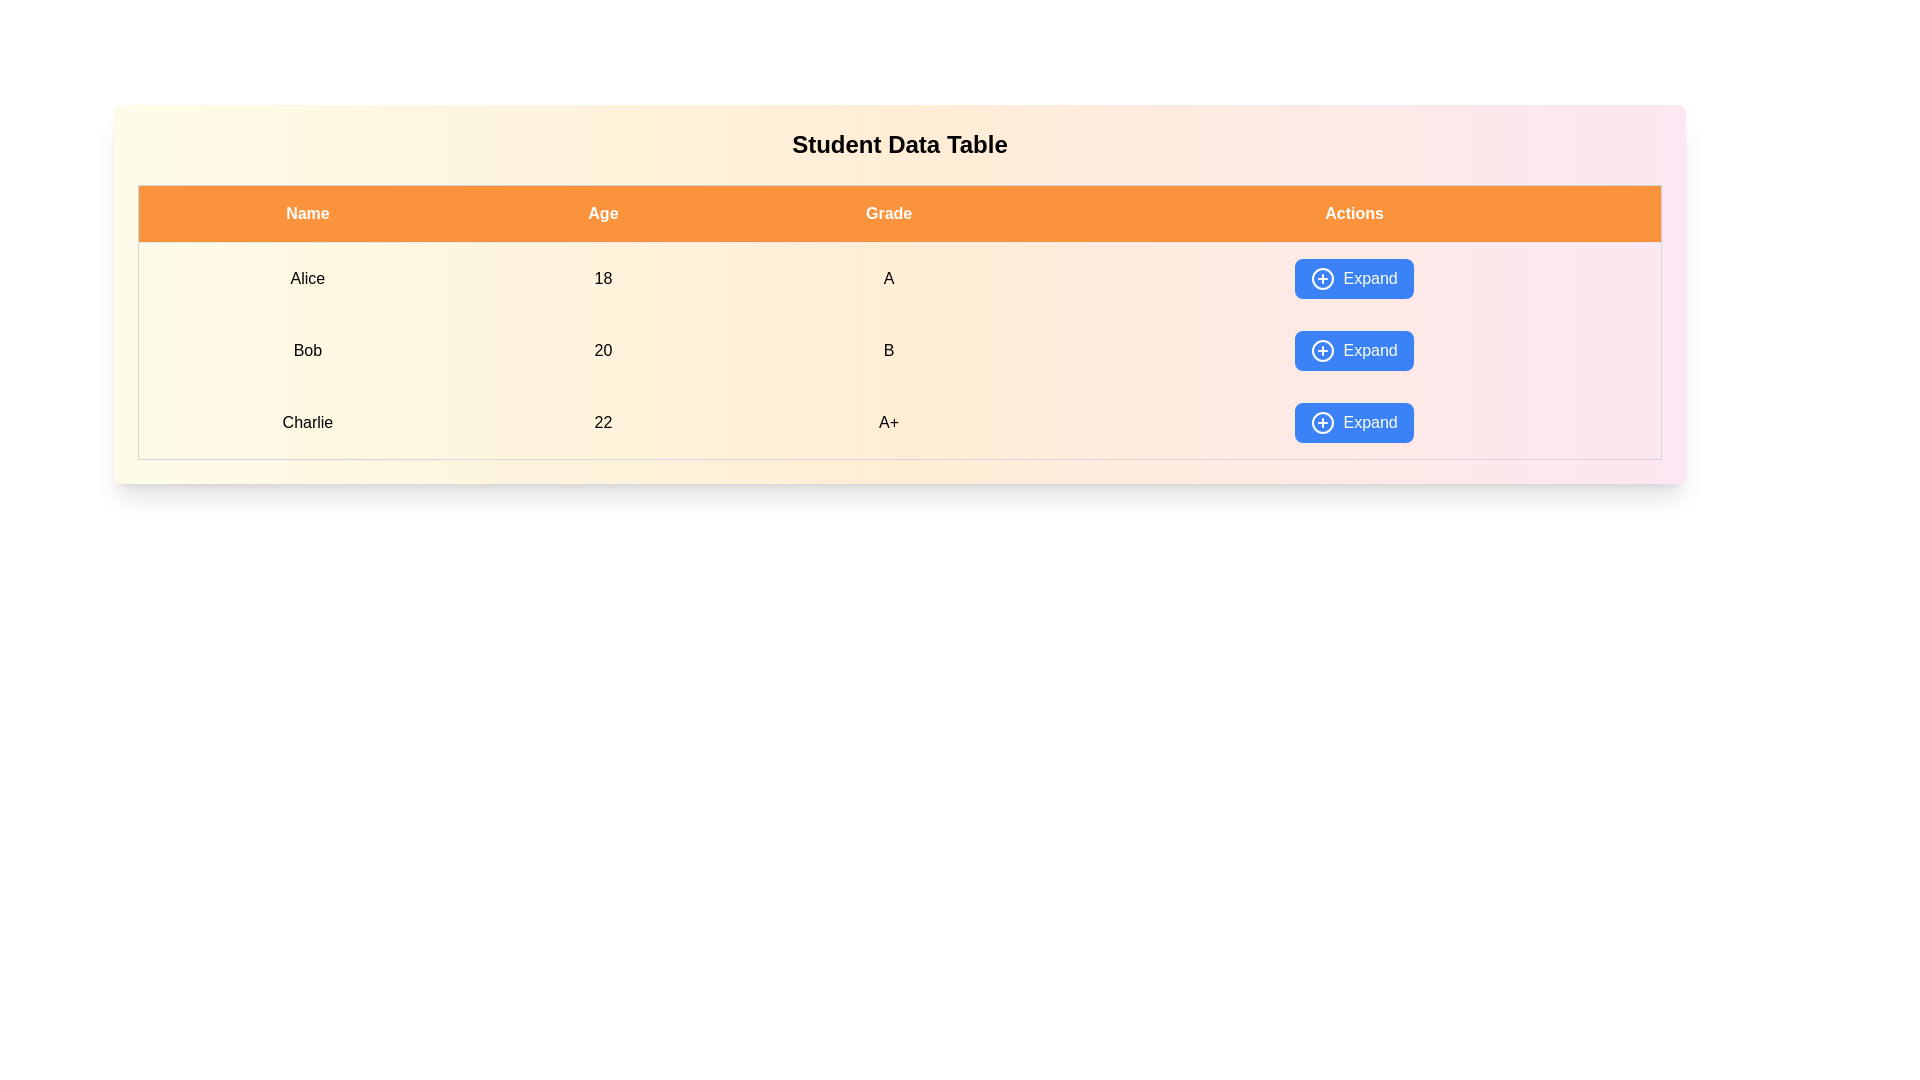  I want to click on the circular icon with a plus symbol (+) inside, located in the last 'Expand' button of the 'Actions' column for the student named 'Charlie', so click(1323, 422).